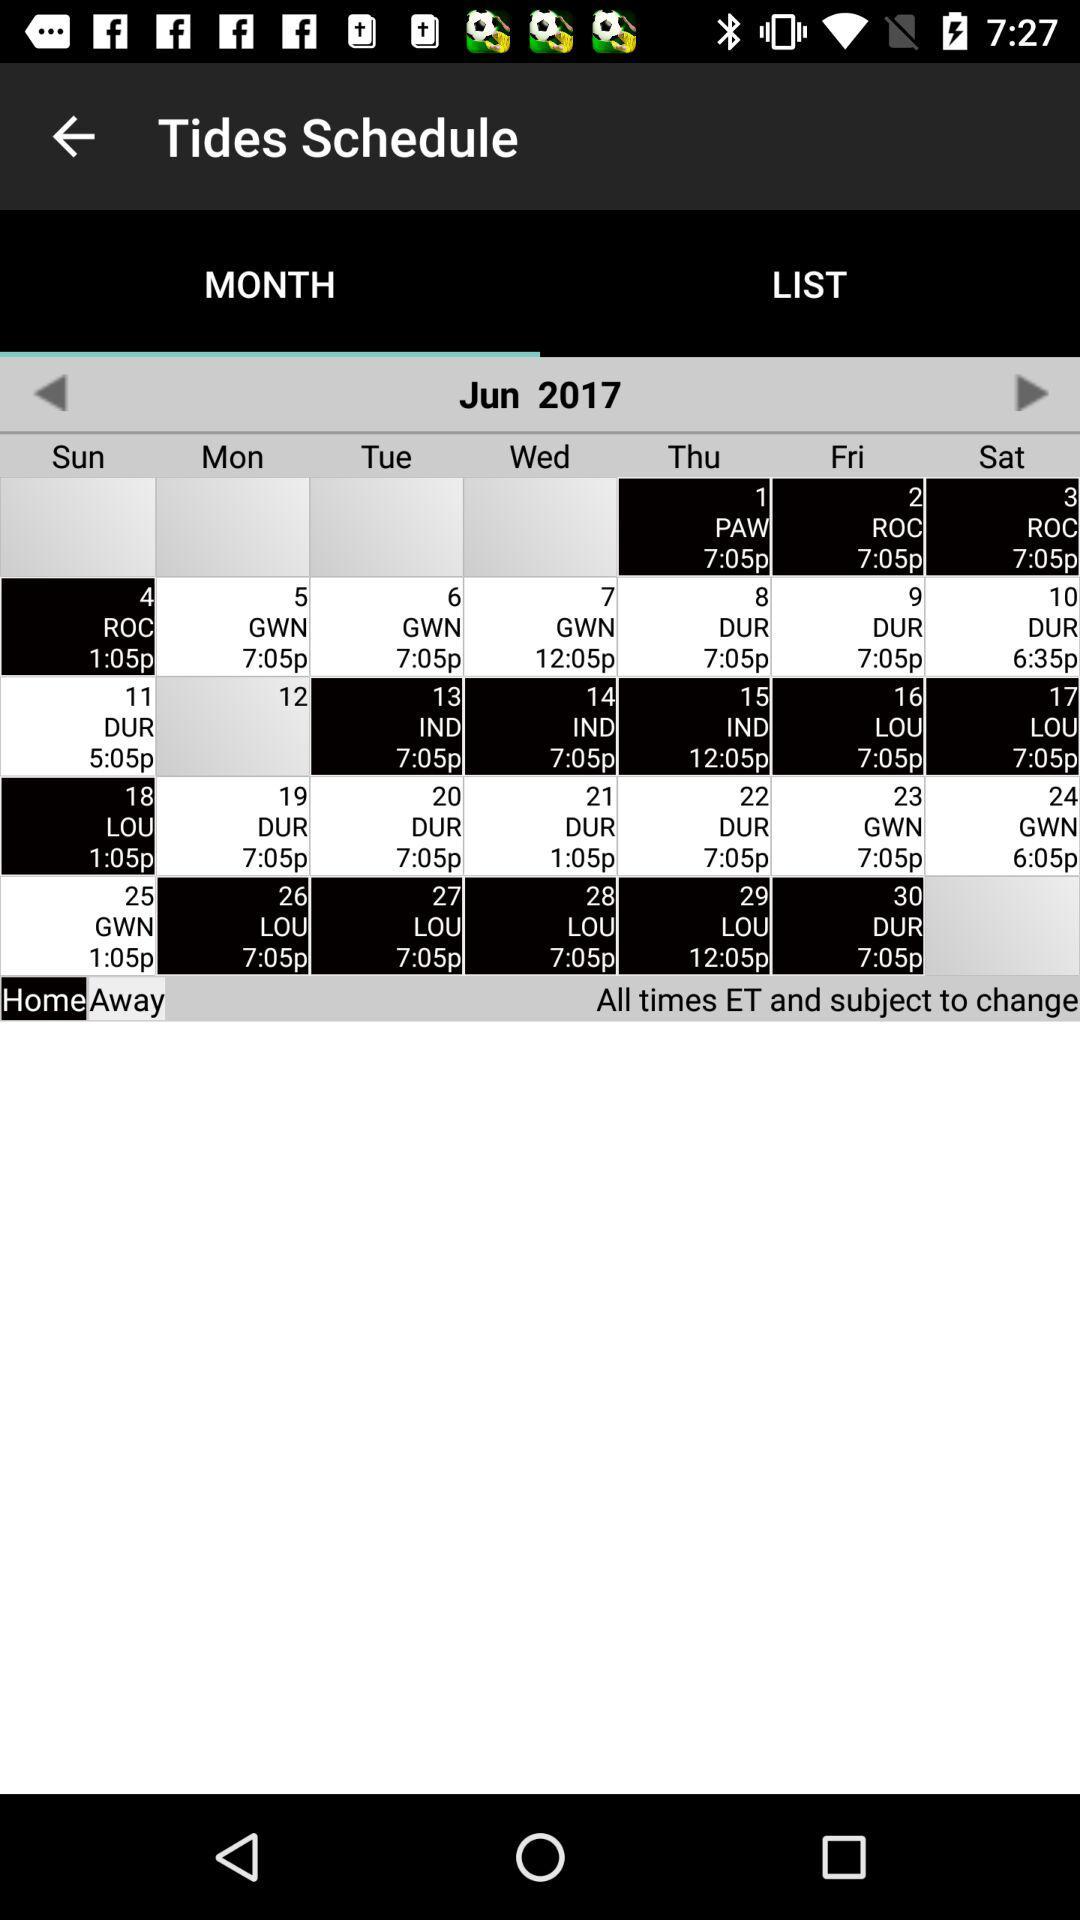 The image size is (1080, 1920). I want to click on the arrow_backward icon, so click(48, 392).